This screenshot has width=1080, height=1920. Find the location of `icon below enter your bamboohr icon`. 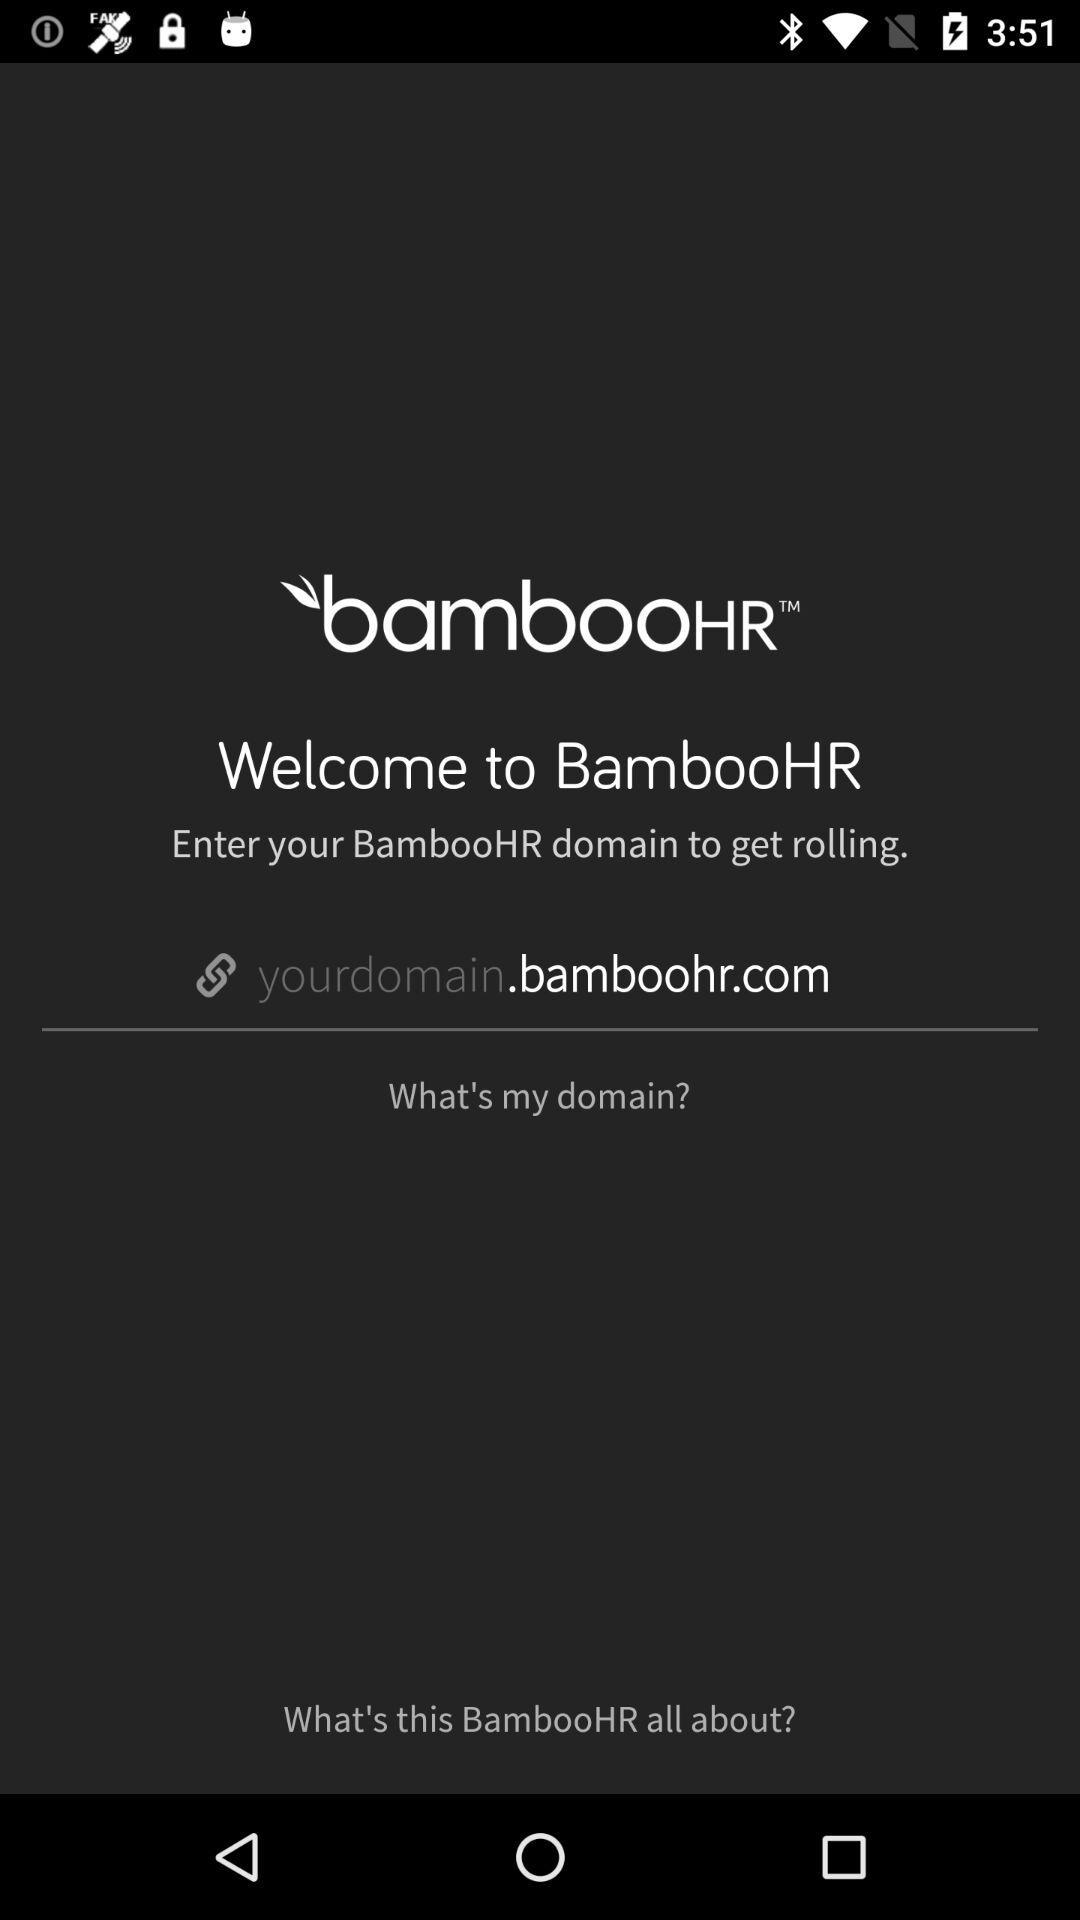

icon below enter your bamboohr icon is located at coordinates (544, 975).